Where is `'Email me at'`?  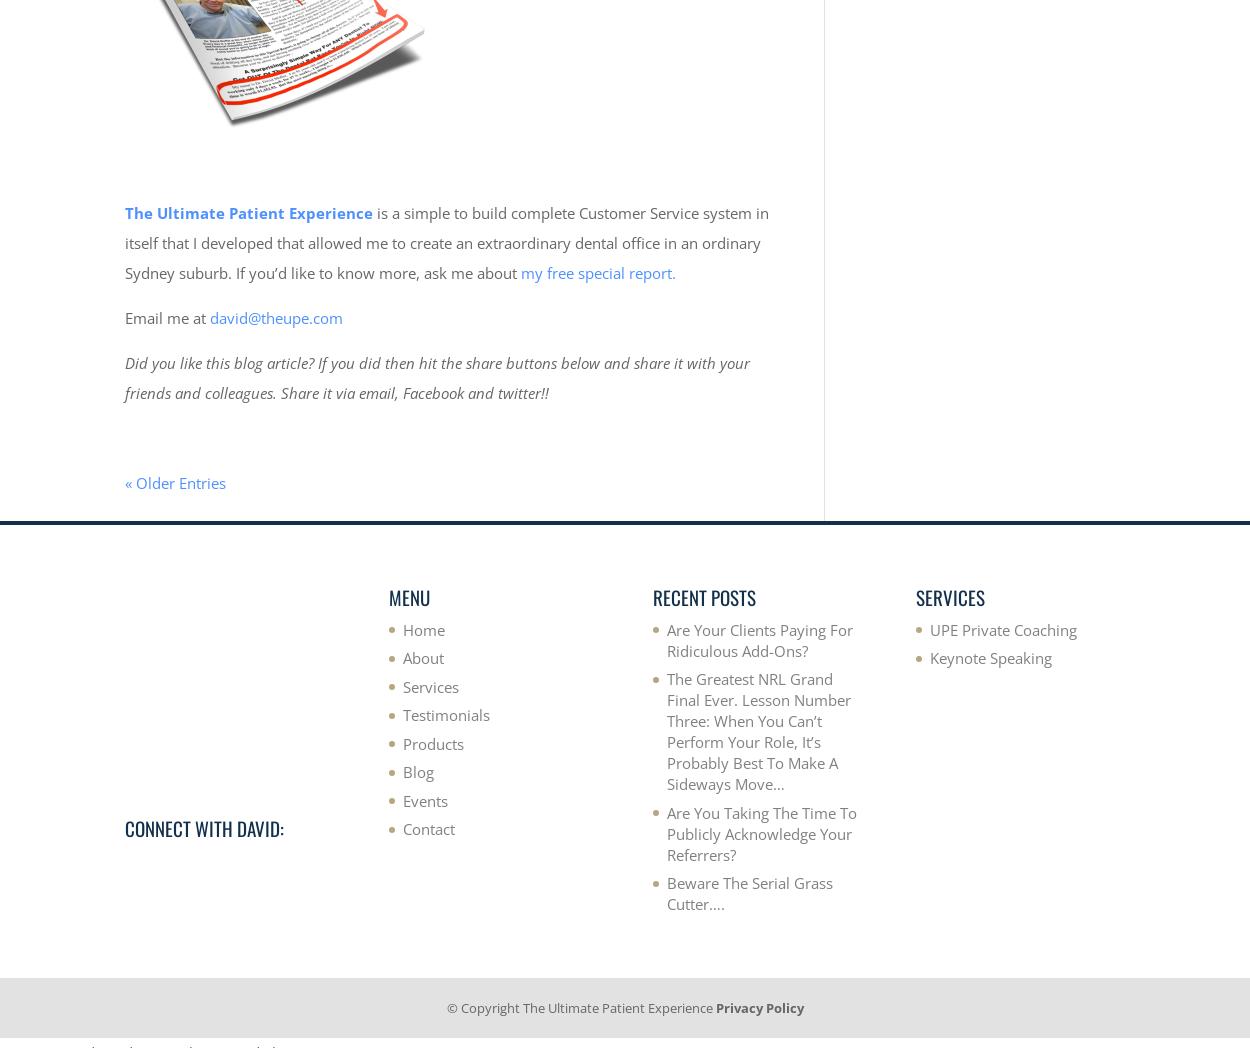
'Email me at' is located at coordinates (167, 317).